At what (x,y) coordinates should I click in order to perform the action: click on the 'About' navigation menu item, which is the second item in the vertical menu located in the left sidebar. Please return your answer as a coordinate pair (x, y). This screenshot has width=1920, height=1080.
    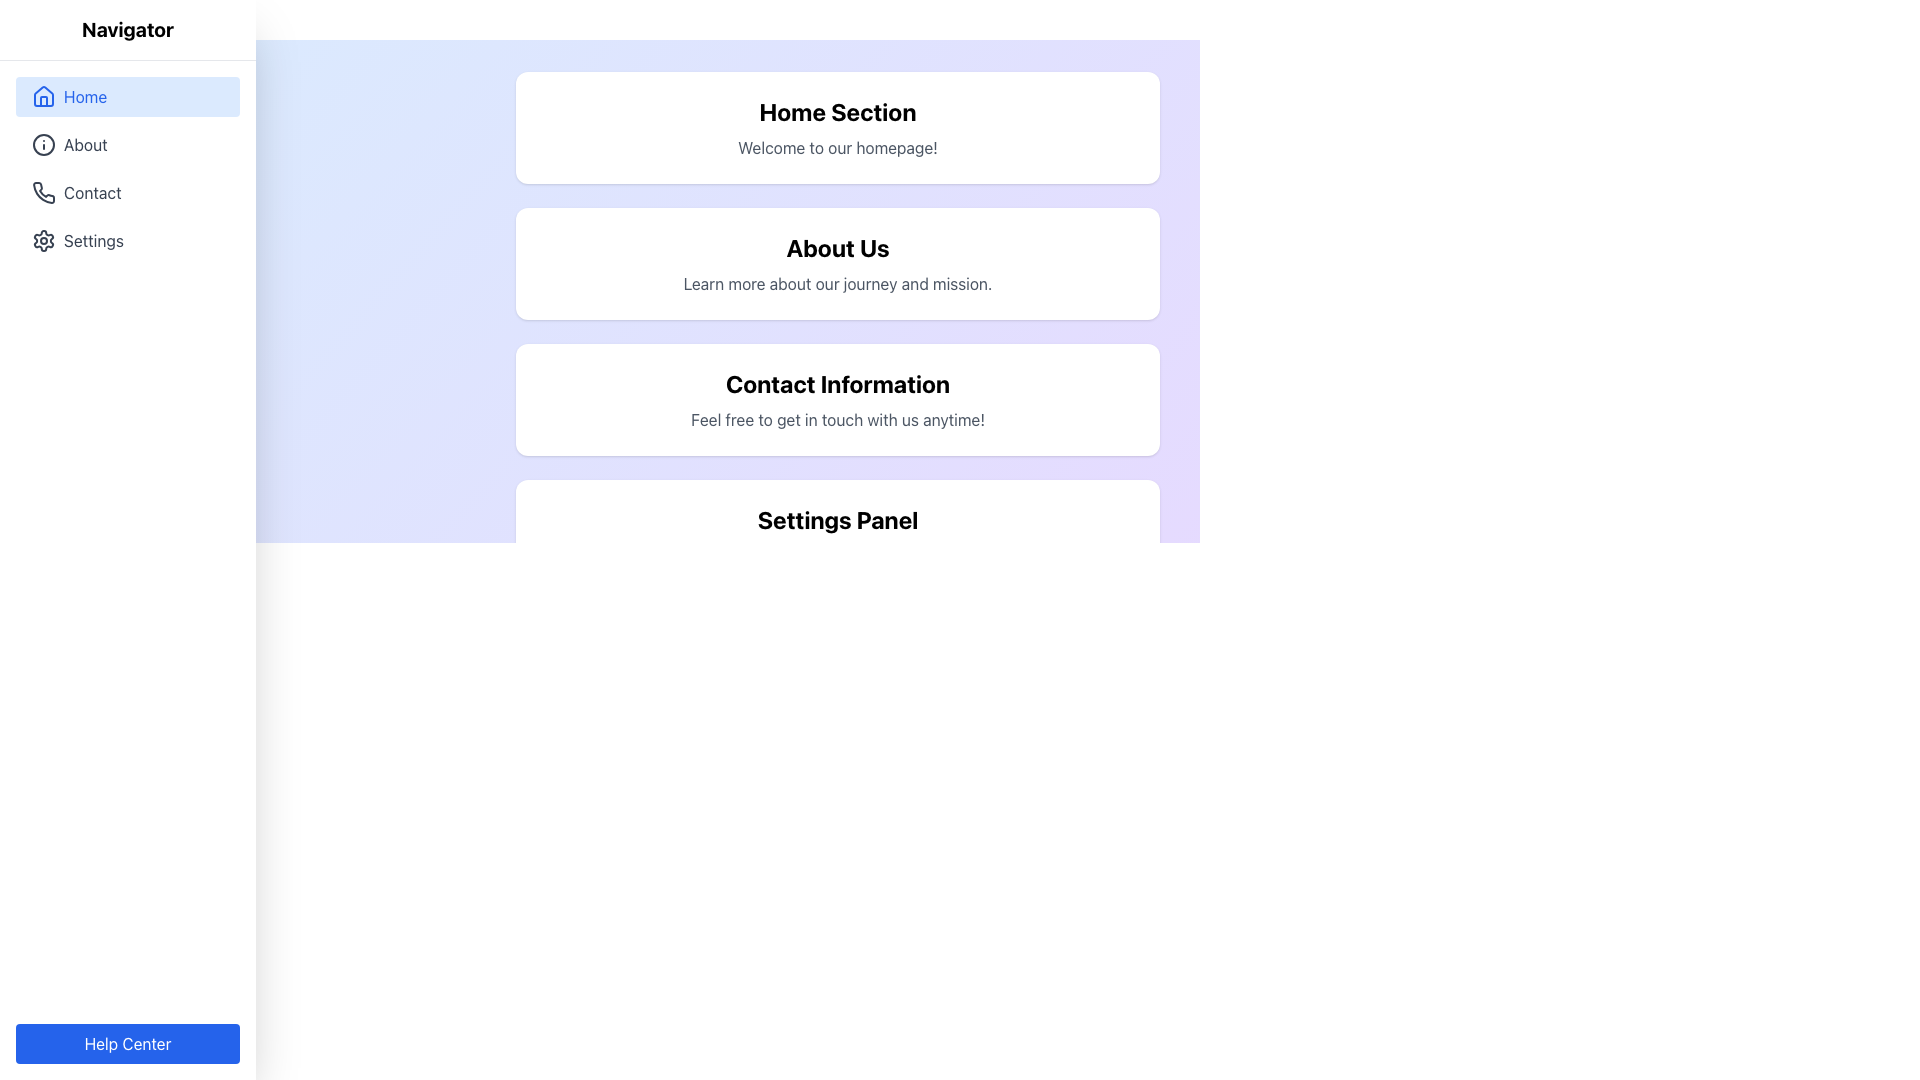
    Looking at the image, I should click on (127, 144).